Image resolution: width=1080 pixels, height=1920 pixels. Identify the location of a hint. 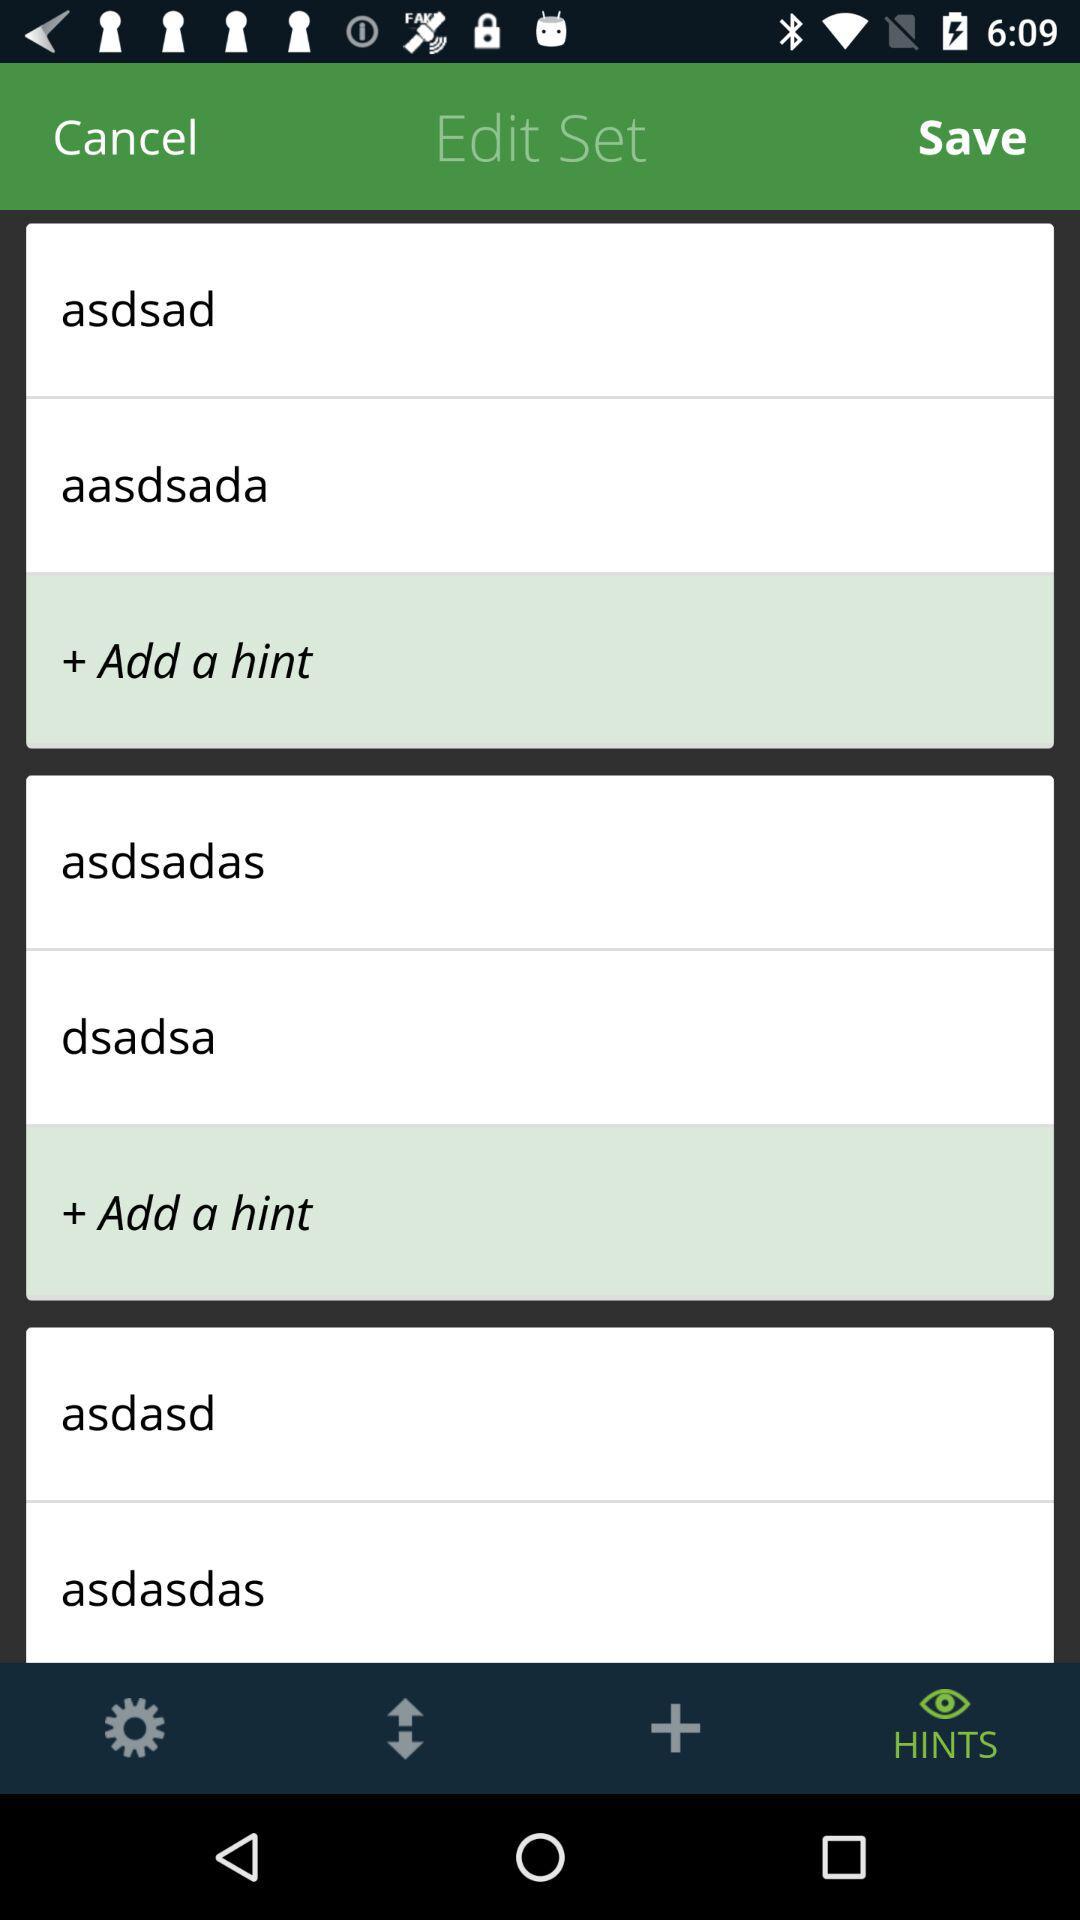
(675, 1727).